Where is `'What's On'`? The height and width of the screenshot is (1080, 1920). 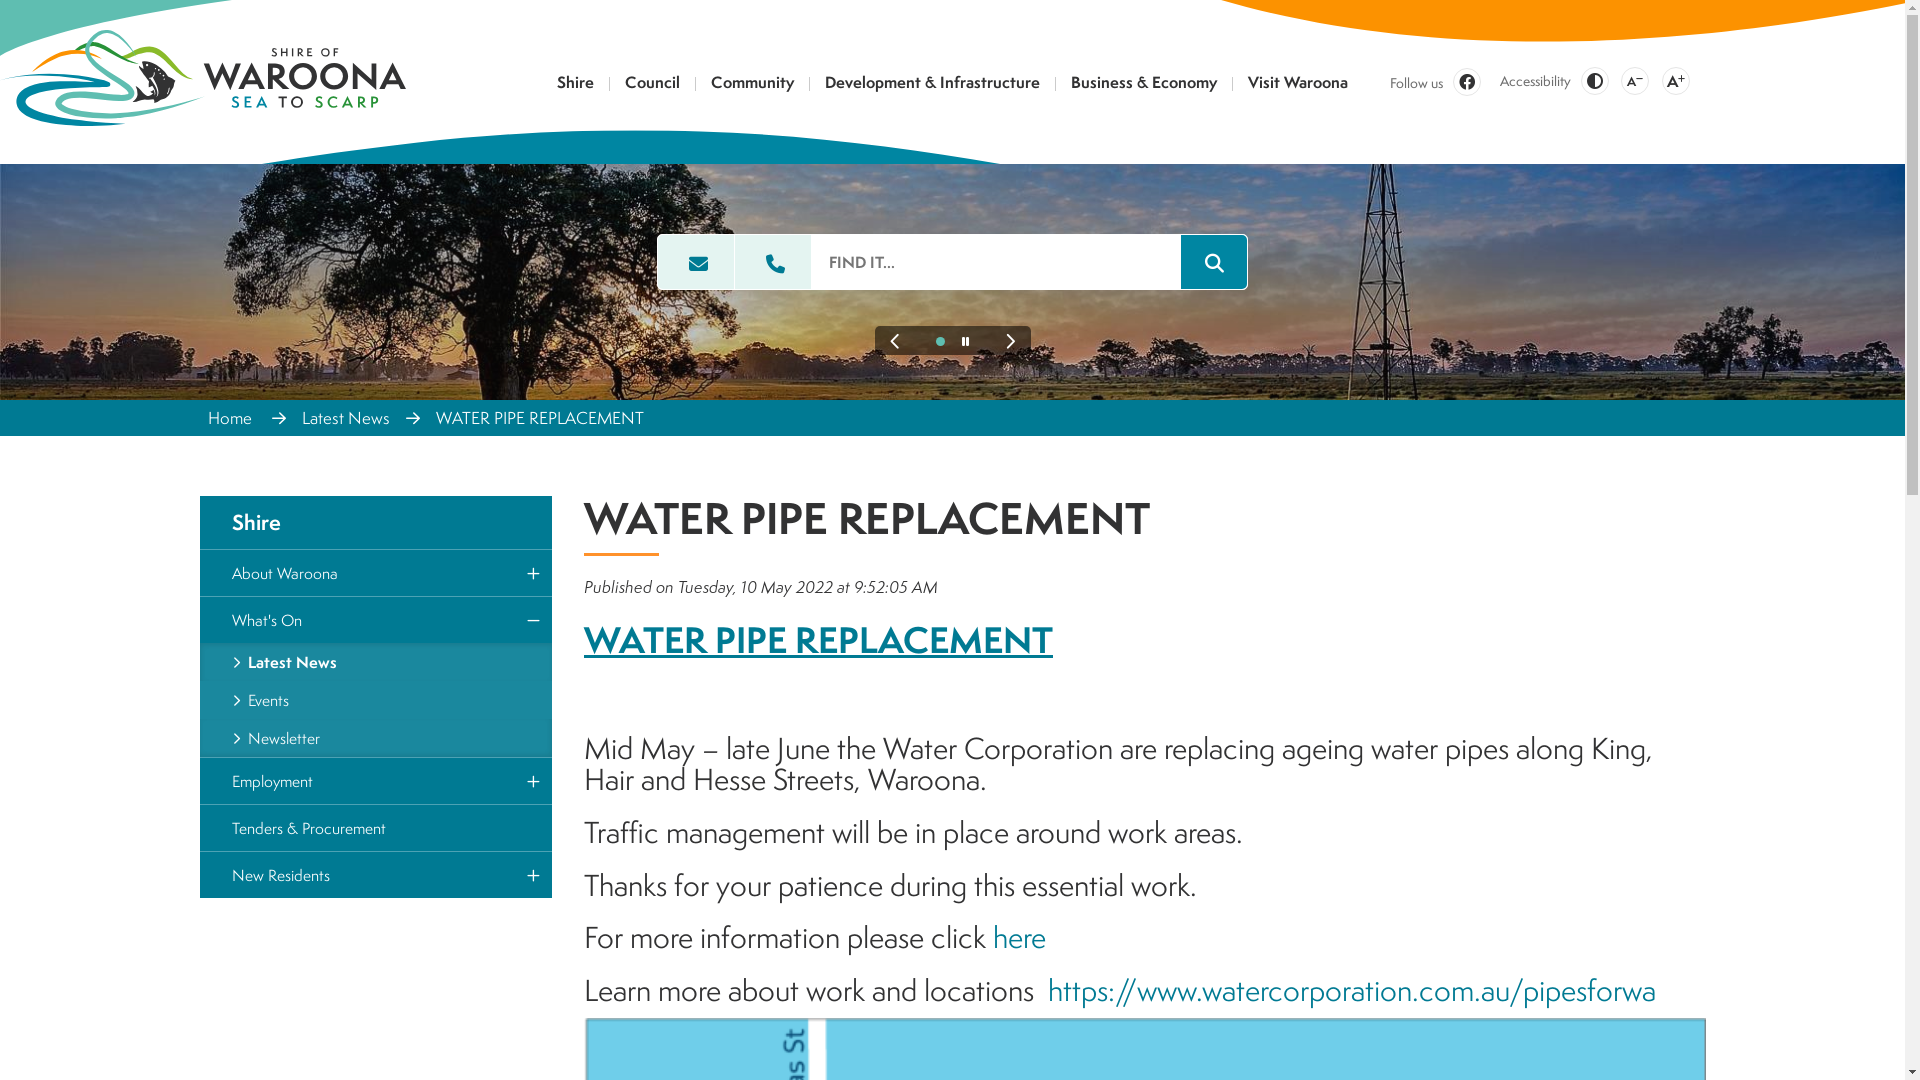 'What's On' is located at coordinates (376, 619).